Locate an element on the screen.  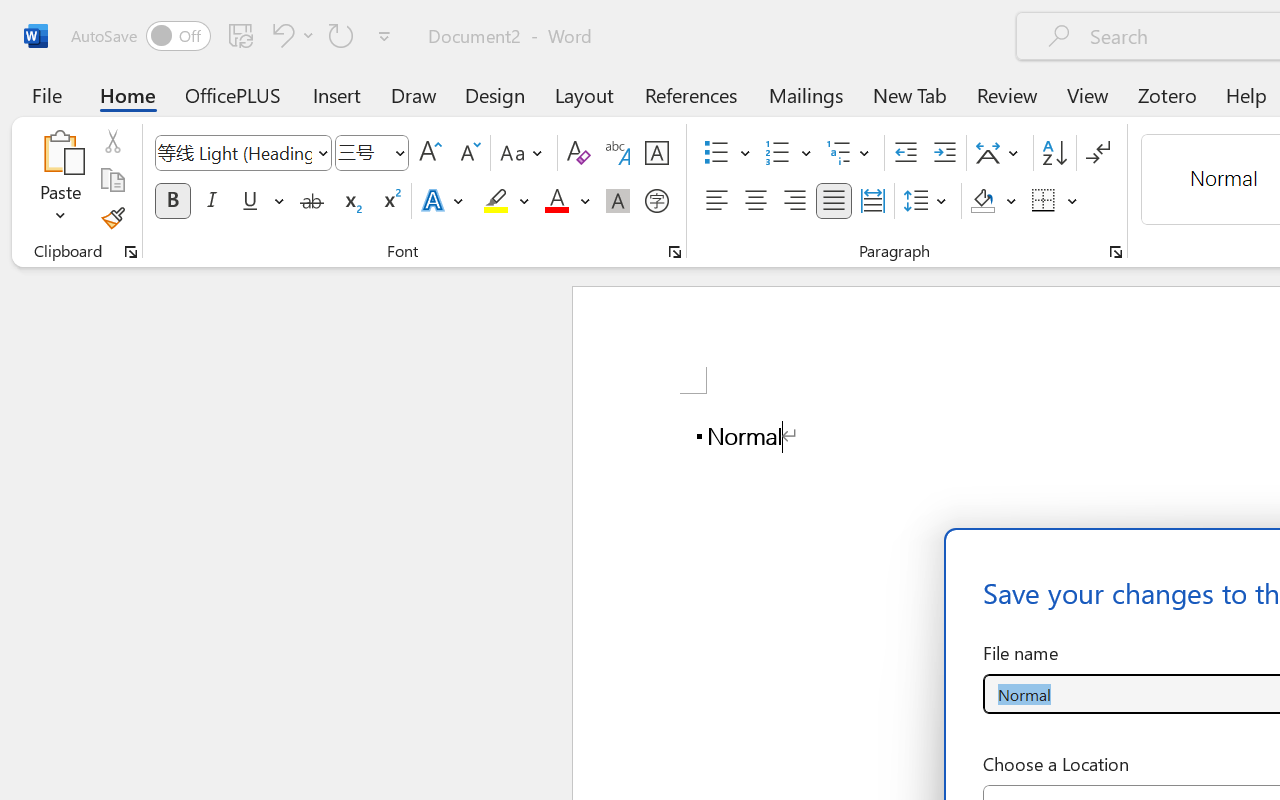
'Zotero' is located at coordinates (1167, 94).